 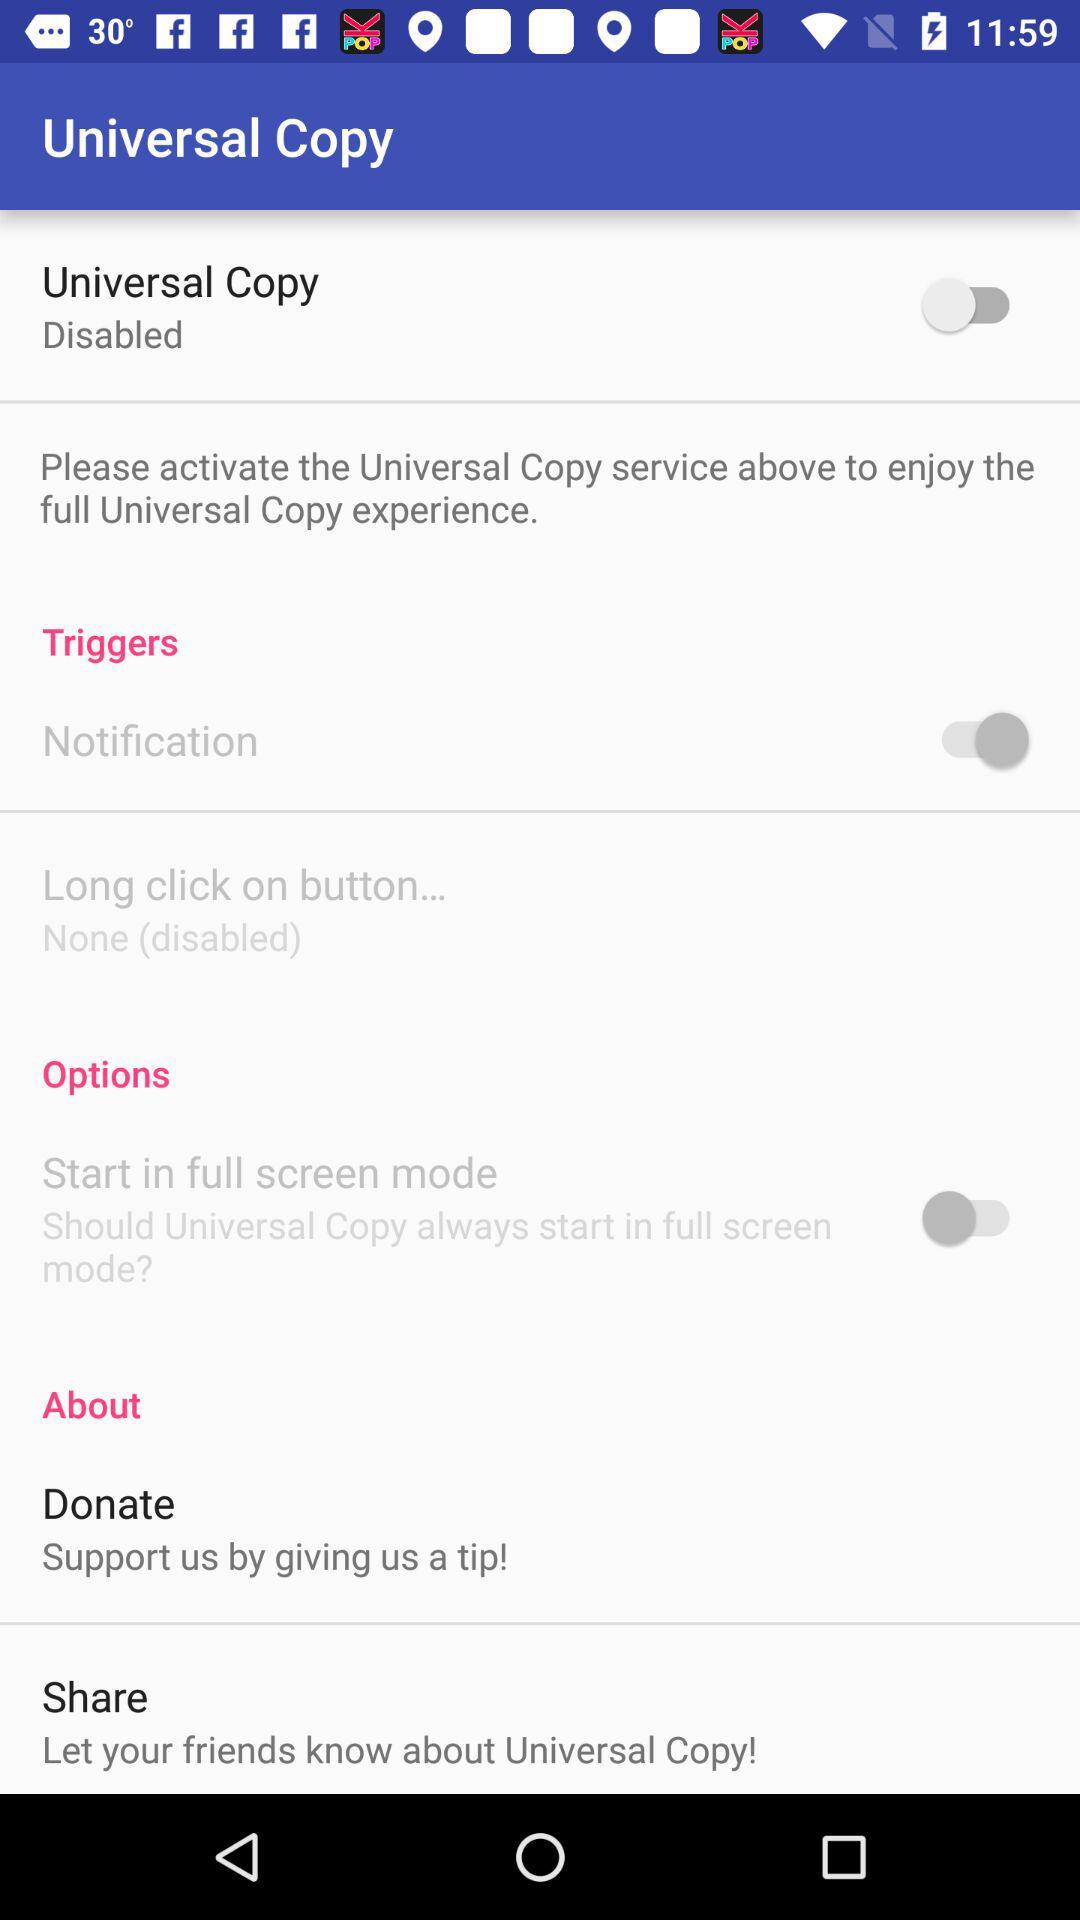 What do you see at coordinates (974, 738) in the screenshot?
I see `notification option` at bounding box center [974, 738].